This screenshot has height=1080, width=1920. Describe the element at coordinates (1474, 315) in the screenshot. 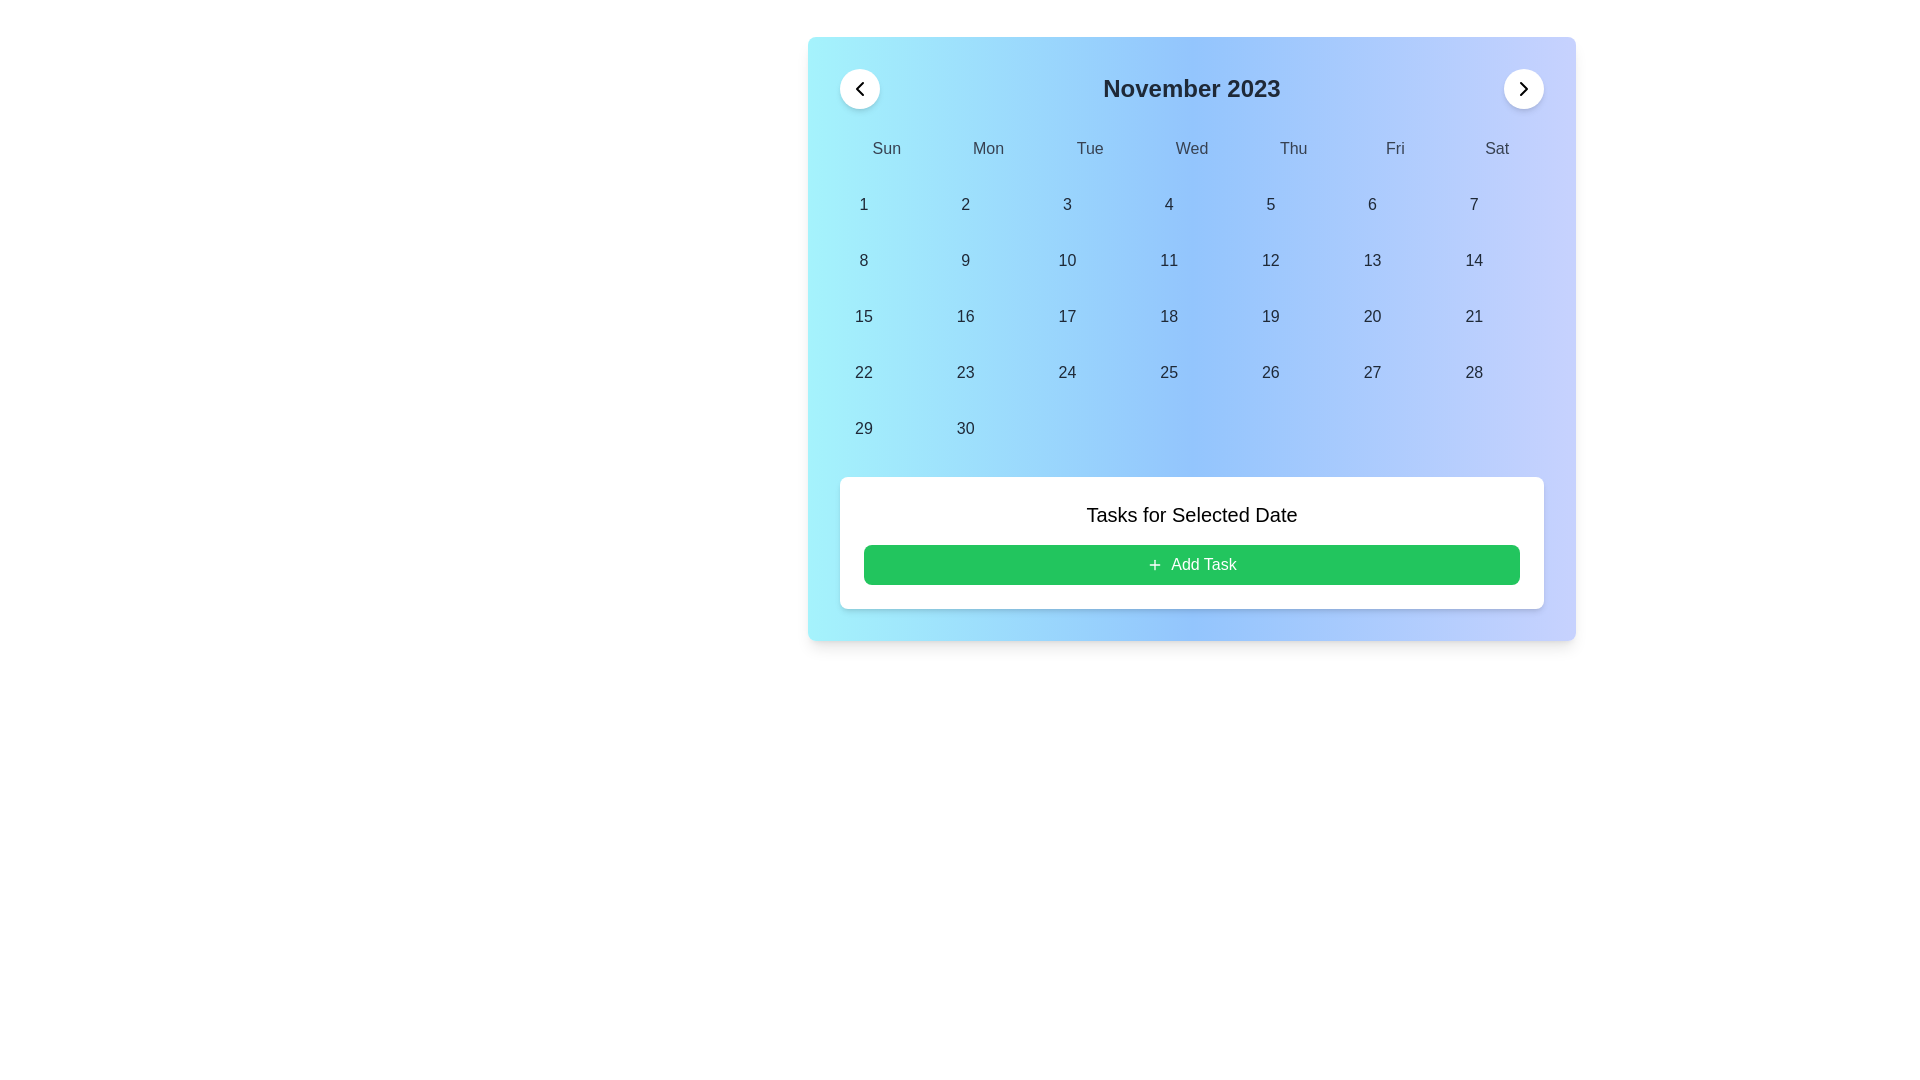

I see `the button labeled '21', which is a rounded square button located in the fourth row and seventh column of a calendar grid` at that location.